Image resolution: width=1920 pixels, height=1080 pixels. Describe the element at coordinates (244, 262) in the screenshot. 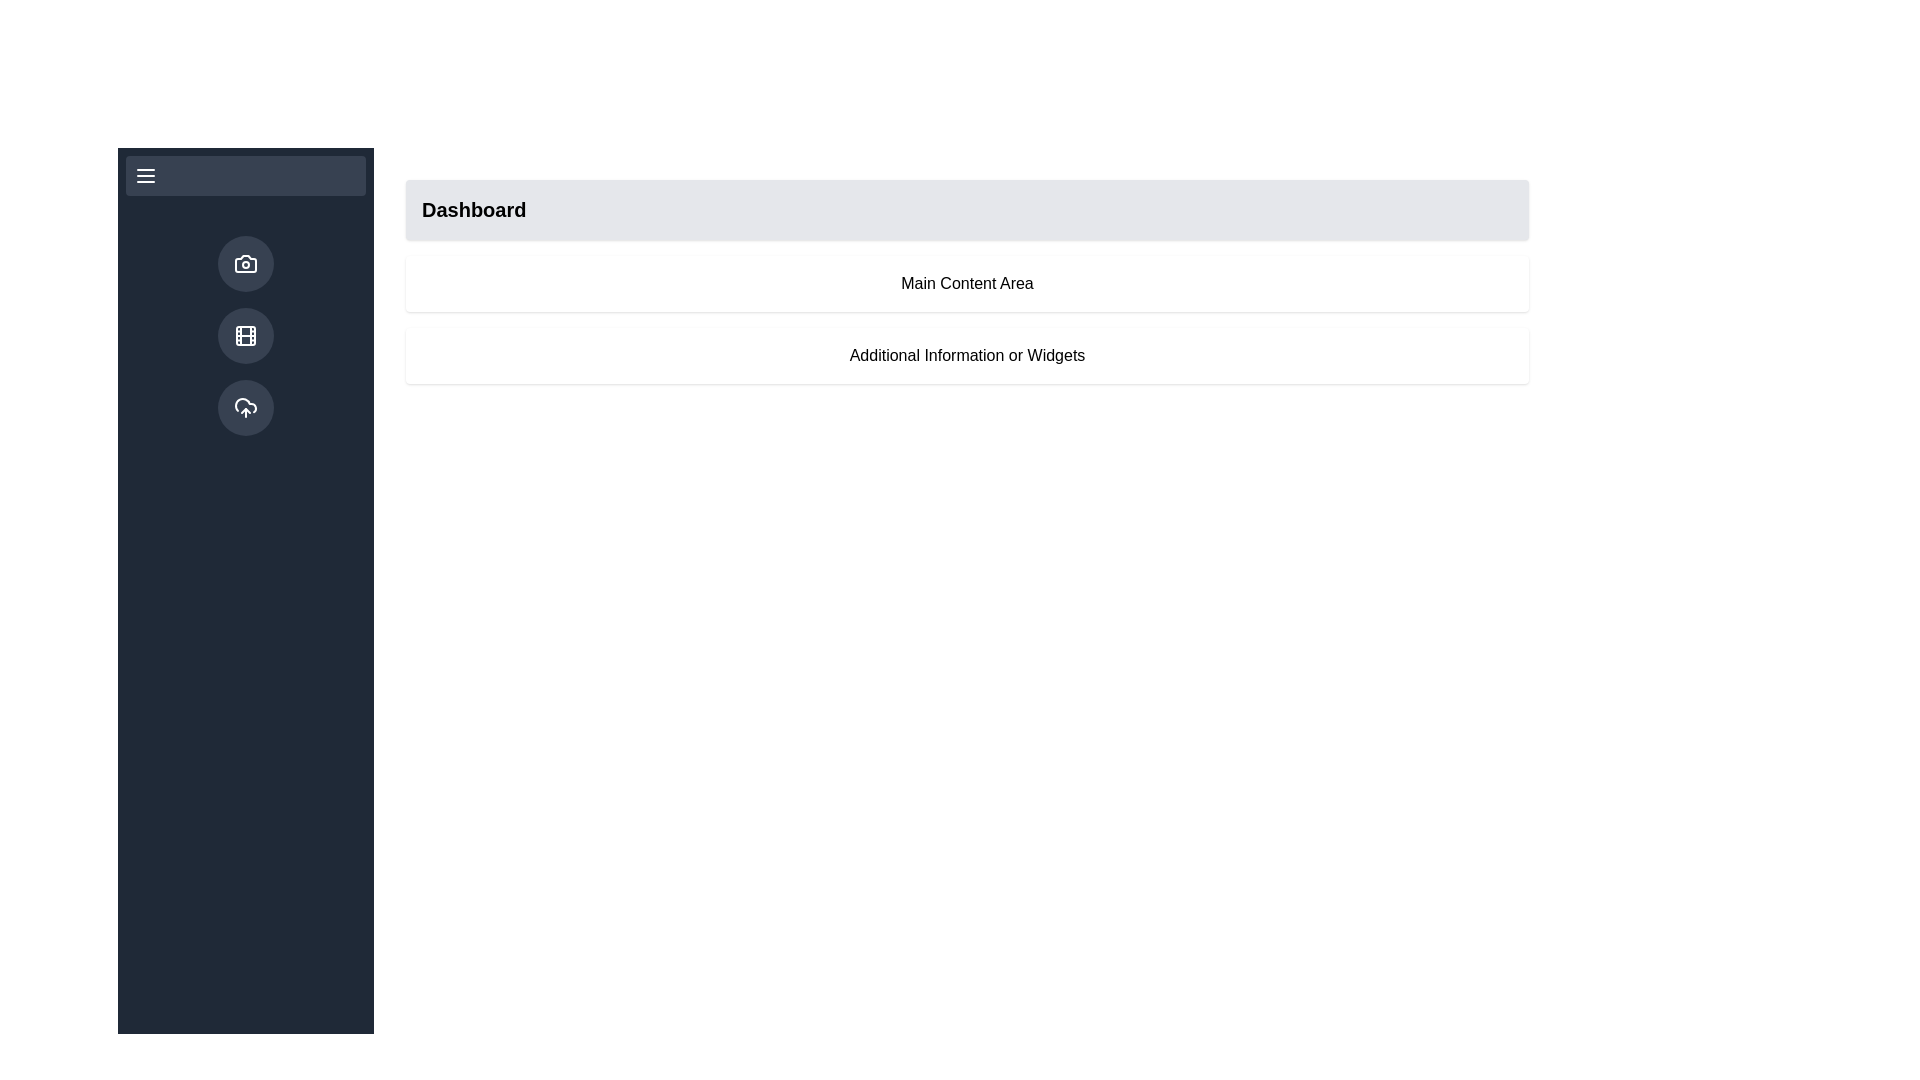

I see `the camera icon located centrally within the circular button on the vertical navigation bar, which is the first icon from the top among other similar button icons` at that location.